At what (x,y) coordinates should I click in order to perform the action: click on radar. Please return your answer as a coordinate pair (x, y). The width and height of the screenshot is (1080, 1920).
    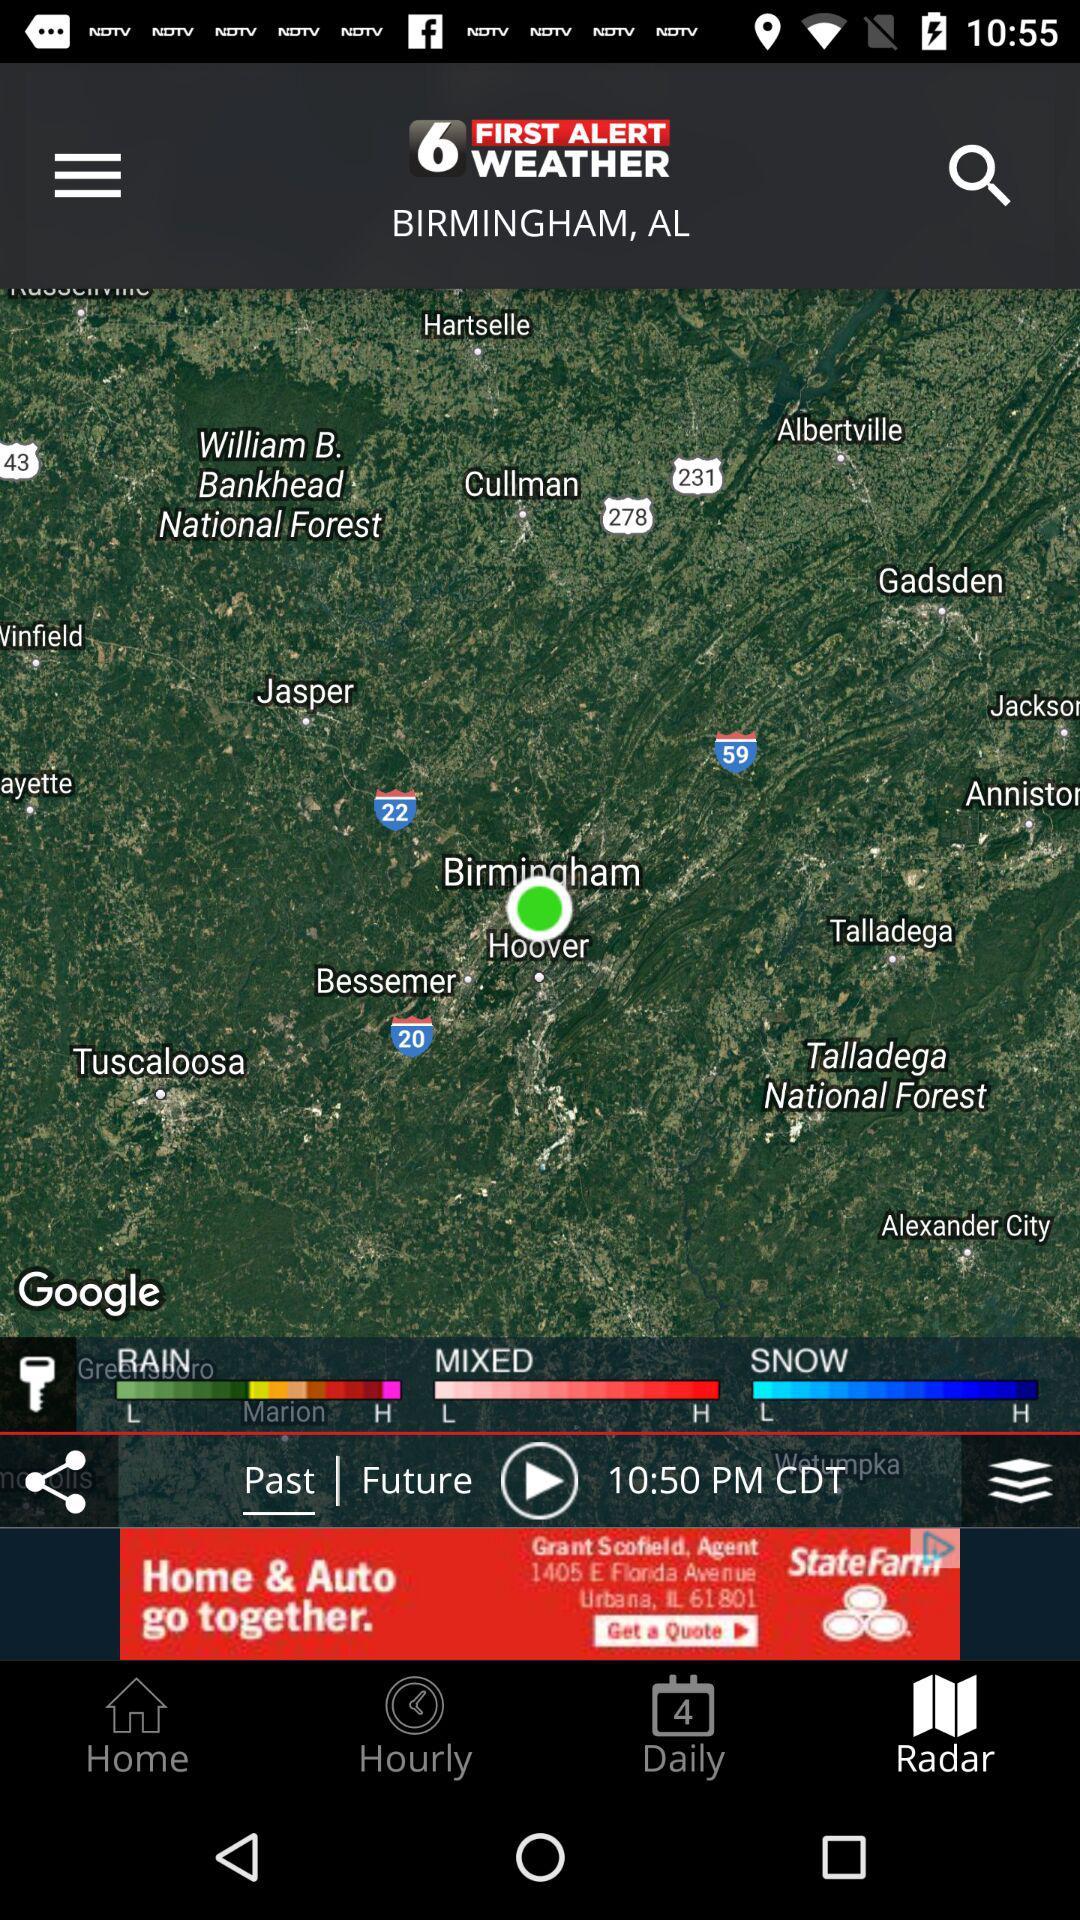
    Looking at the image, I should click on (945, 1726).